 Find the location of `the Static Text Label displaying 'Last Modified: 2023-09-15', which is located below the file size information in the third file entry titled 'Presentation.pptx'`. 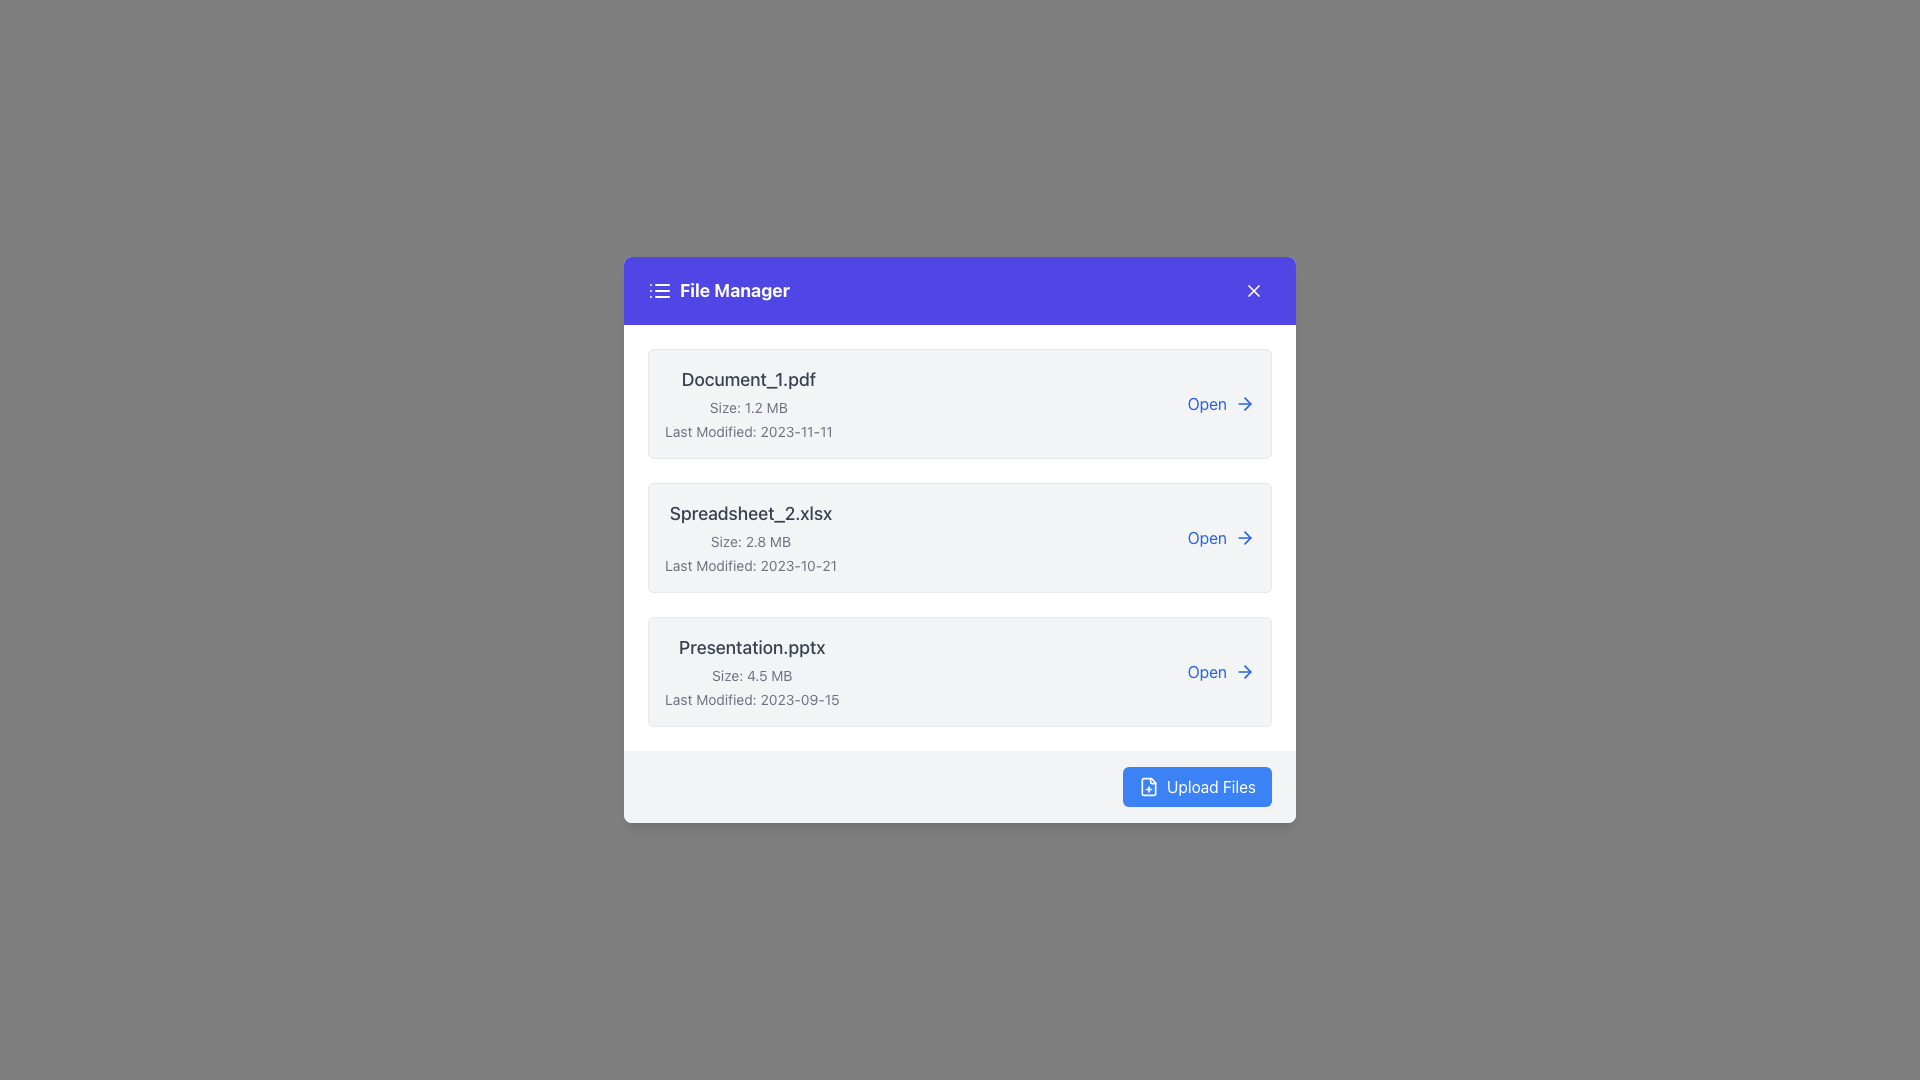

the Static Text Label displaying 'Last Modified: 2023-09-15', which is located below the file size information in the third file entry titled 'Presentation.pptx' is located at coordinates (751, 698).